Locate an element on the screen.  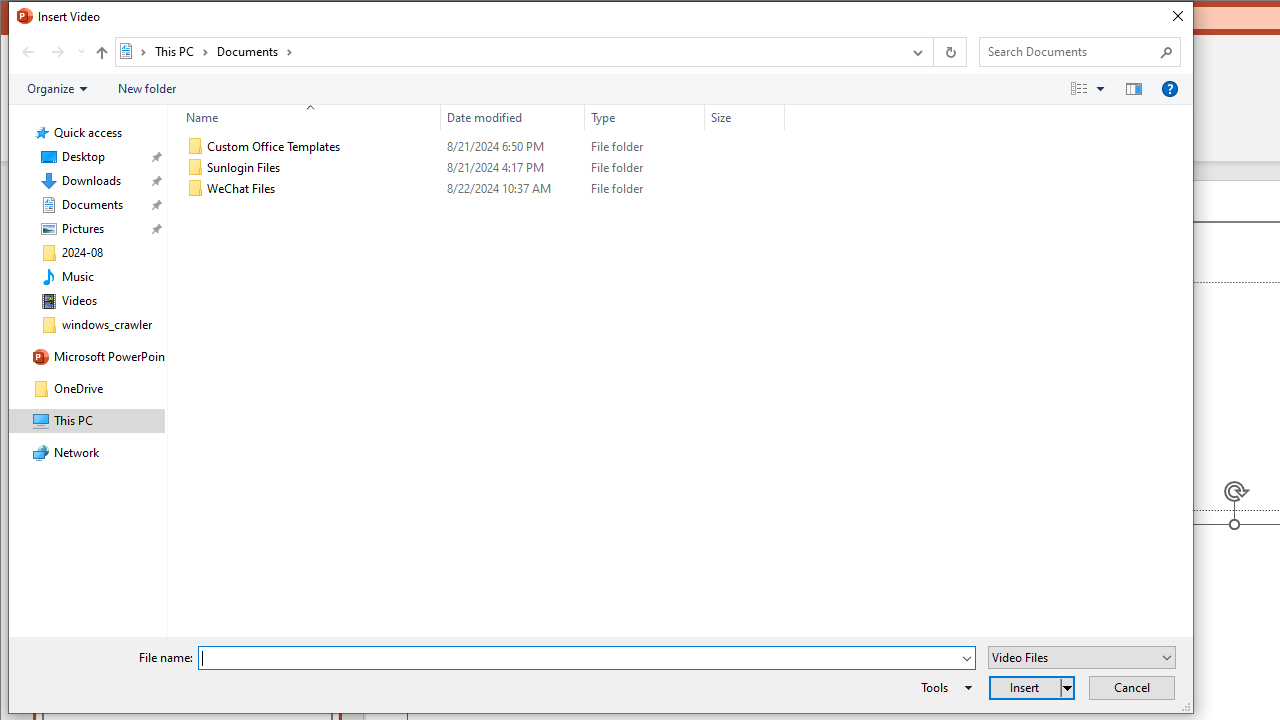
'Previous Locations' is located at coordinates (915, 50).